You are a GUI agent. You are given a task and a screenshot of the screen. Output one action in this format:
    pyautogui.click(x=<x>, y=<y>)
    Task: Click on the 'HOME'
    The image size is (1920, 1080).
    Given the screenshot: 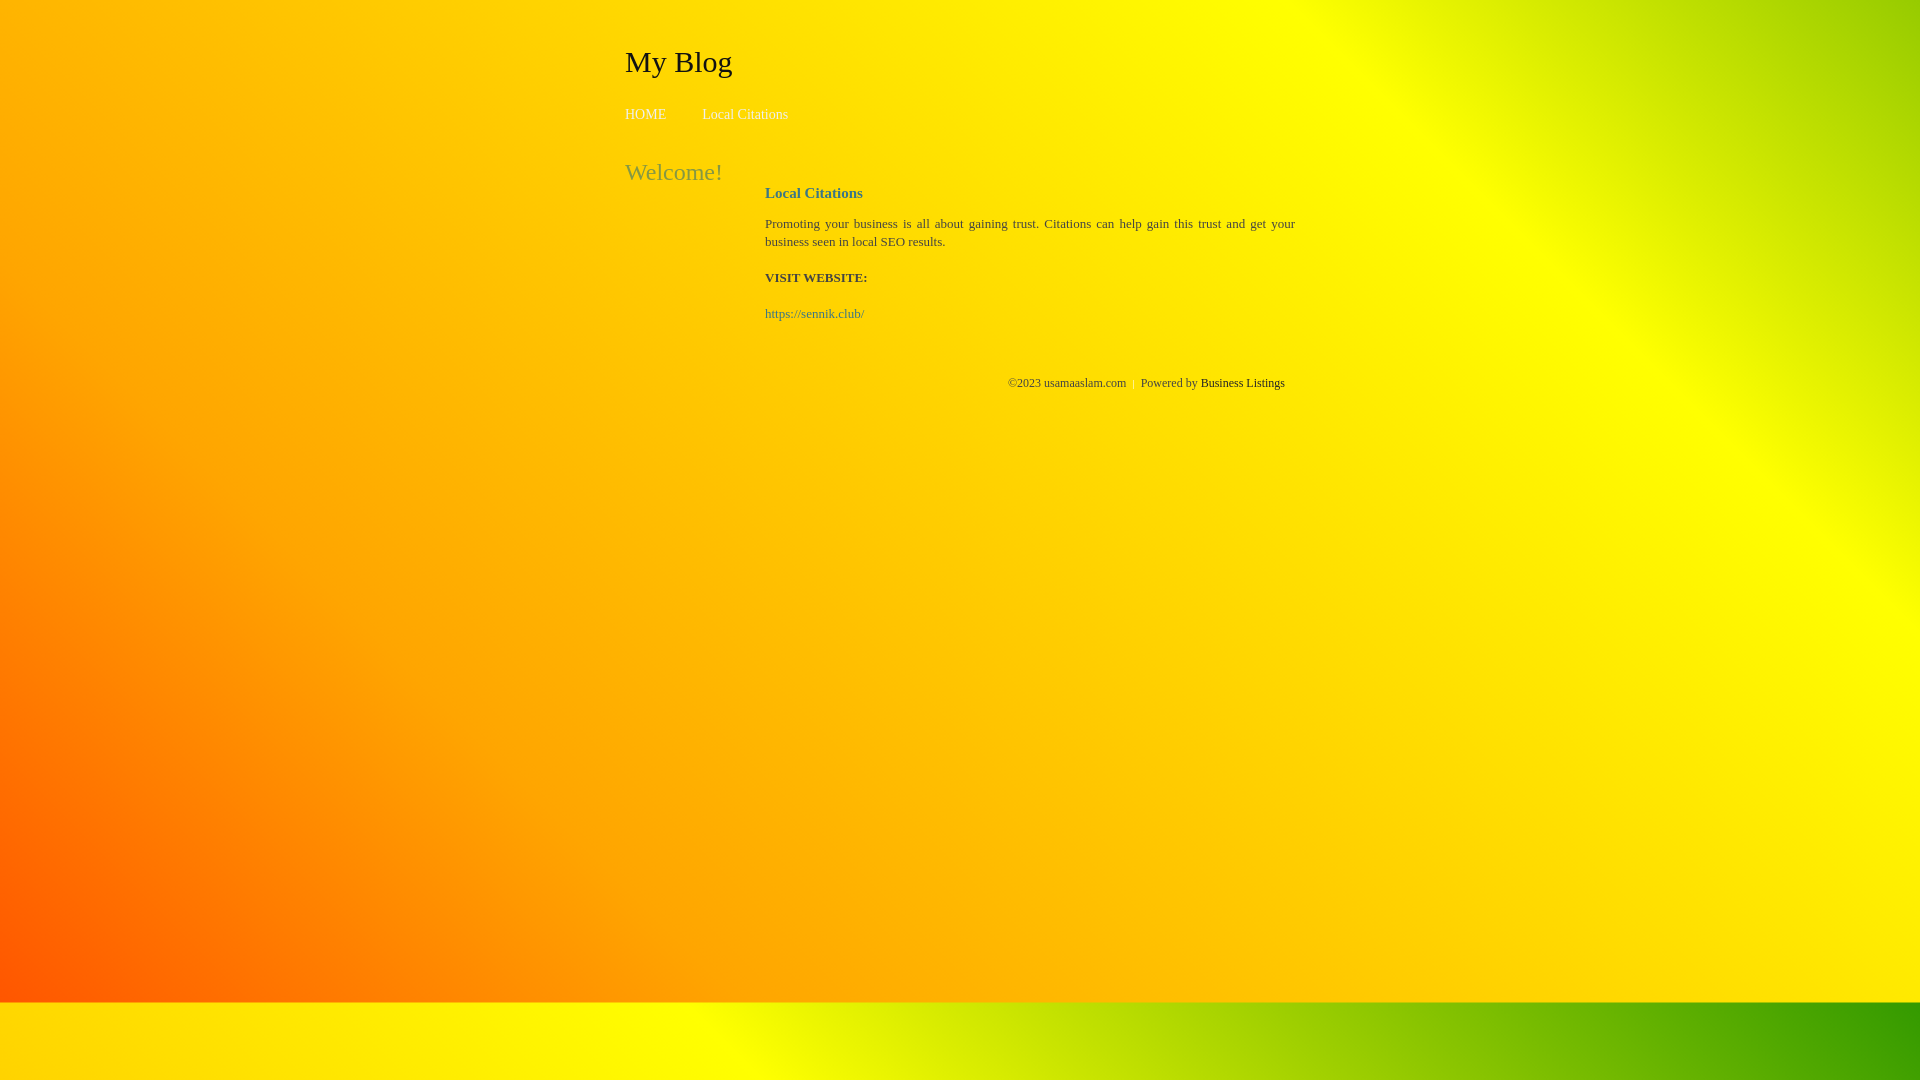 What is the action you would take?
    pyautogui.click(x=645, y=114)
    